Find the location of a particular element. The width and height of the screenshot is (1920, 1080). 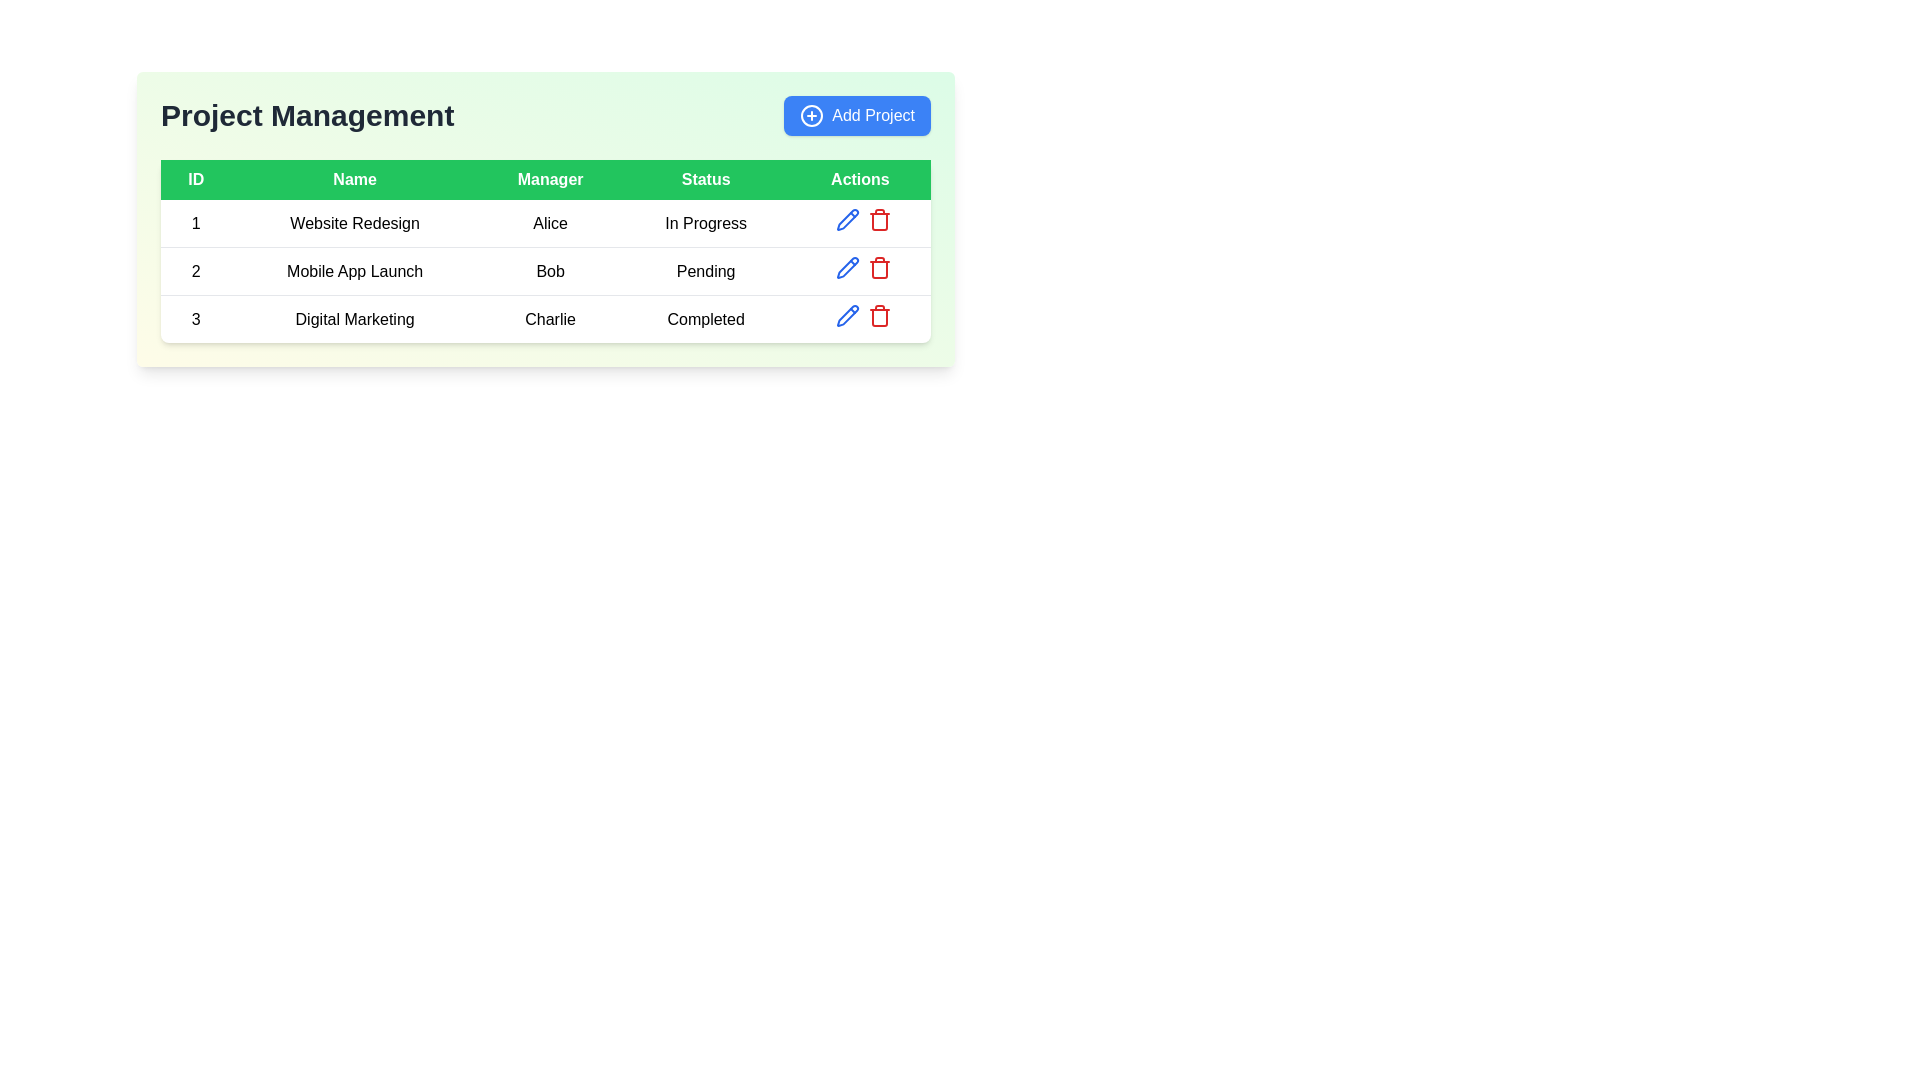

the red trash bin icon in the Actions column of the third row associated with the 'Digital Marketing' project managed by 'Charlie' is located at coordinates (880, 315).